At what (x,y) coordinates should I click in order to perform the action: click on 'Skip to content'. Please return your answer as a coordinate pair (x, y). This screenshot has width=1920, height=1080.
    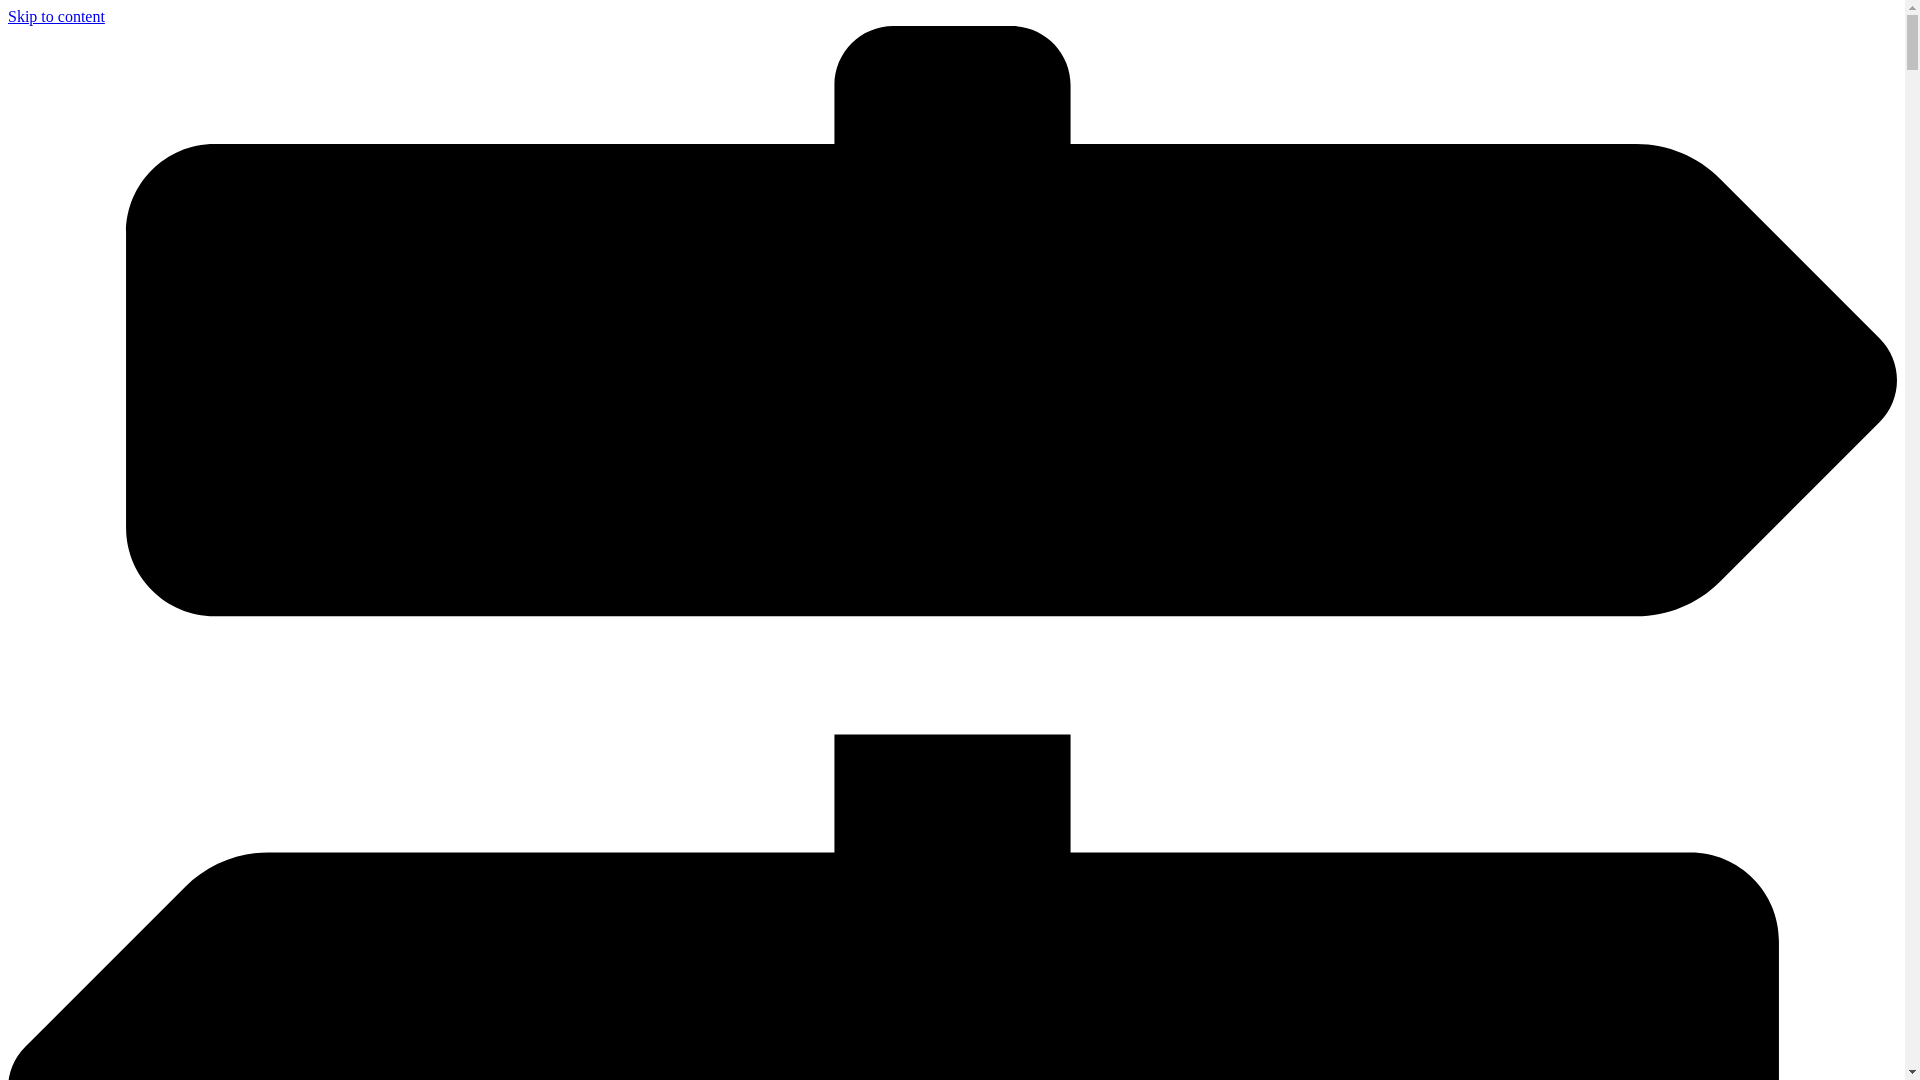
    Looking at the image, I should click on (56, 16).